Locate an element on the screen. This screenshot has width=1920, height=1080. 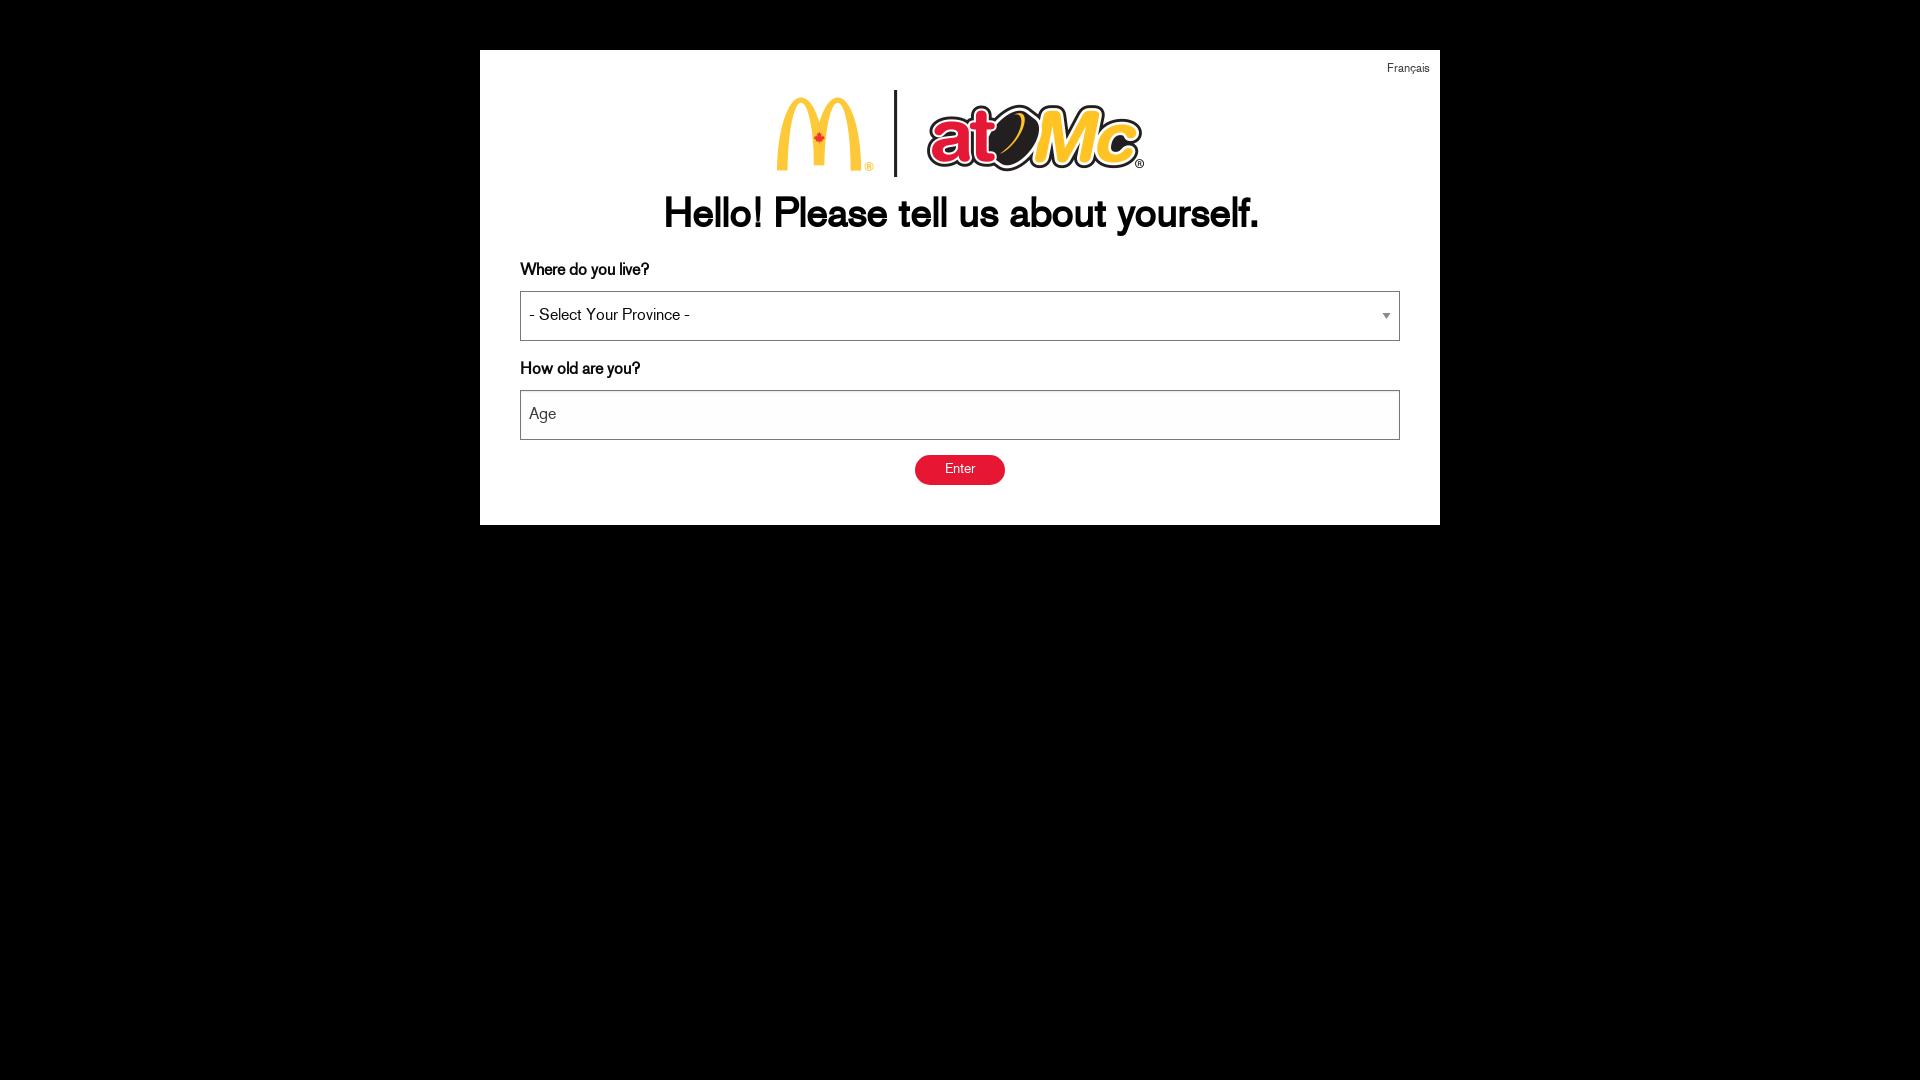
'Enter' is located at coordinates (960, 470).